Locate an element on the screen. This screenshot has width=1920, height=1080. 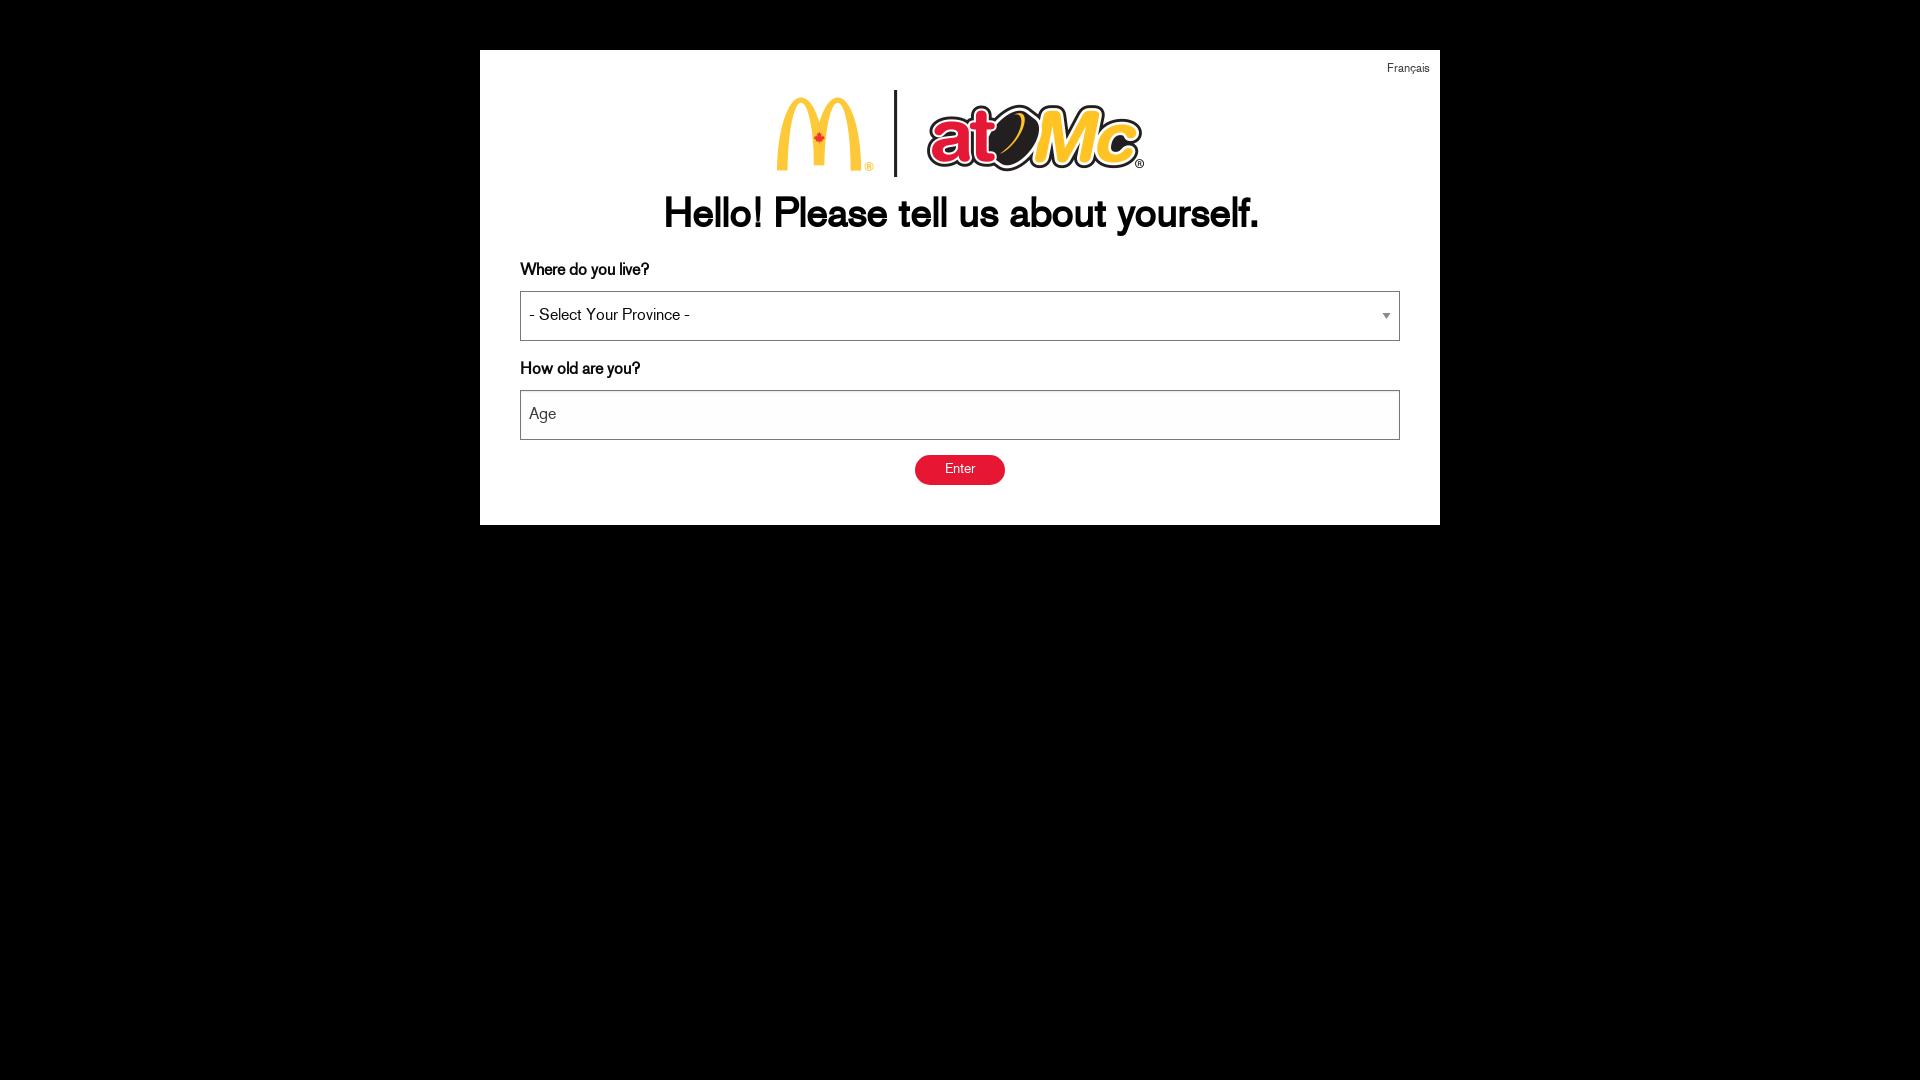
'Enter' is located at coordinates (960, 470).